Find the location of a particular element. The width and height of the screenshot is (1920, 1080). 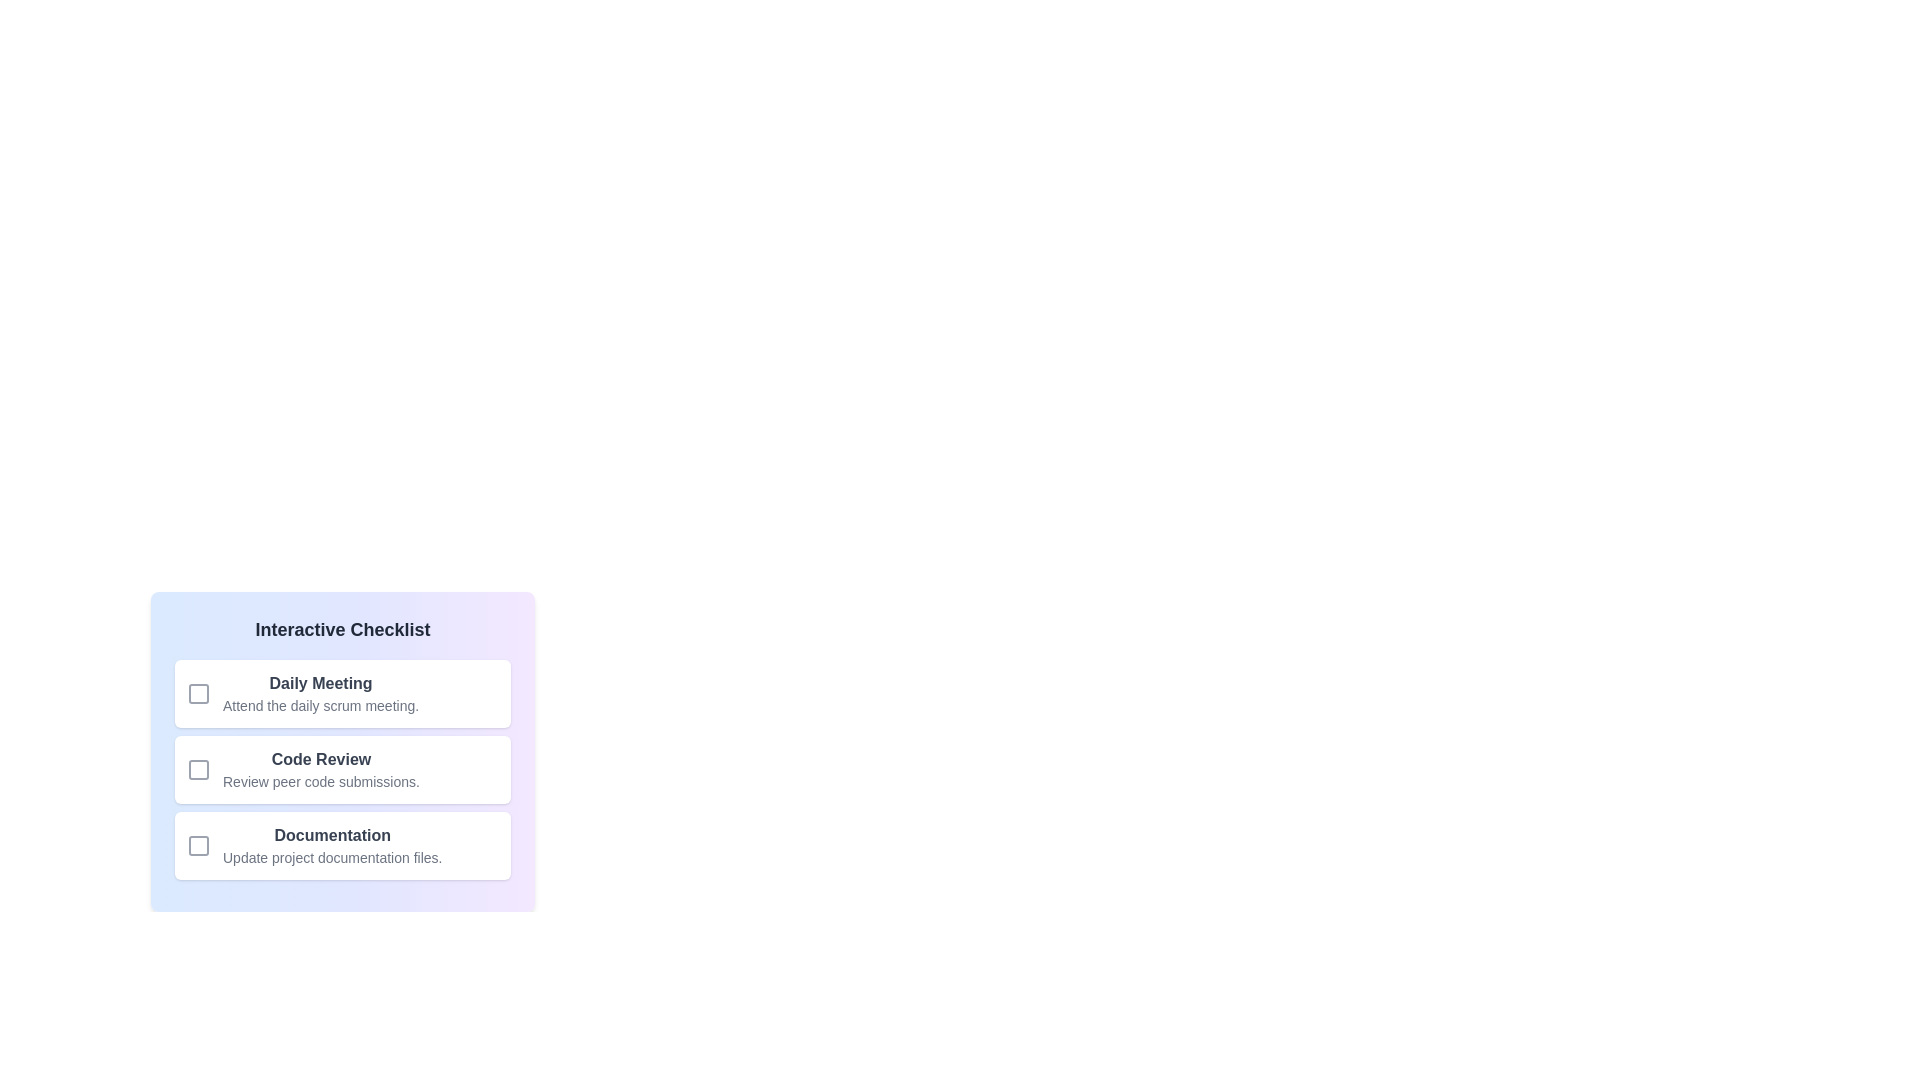

the checkbox located at the top-left corner of the 'Daily Meeting' item in the 'Interactive Checklist' is located at coordinates (198, 693).